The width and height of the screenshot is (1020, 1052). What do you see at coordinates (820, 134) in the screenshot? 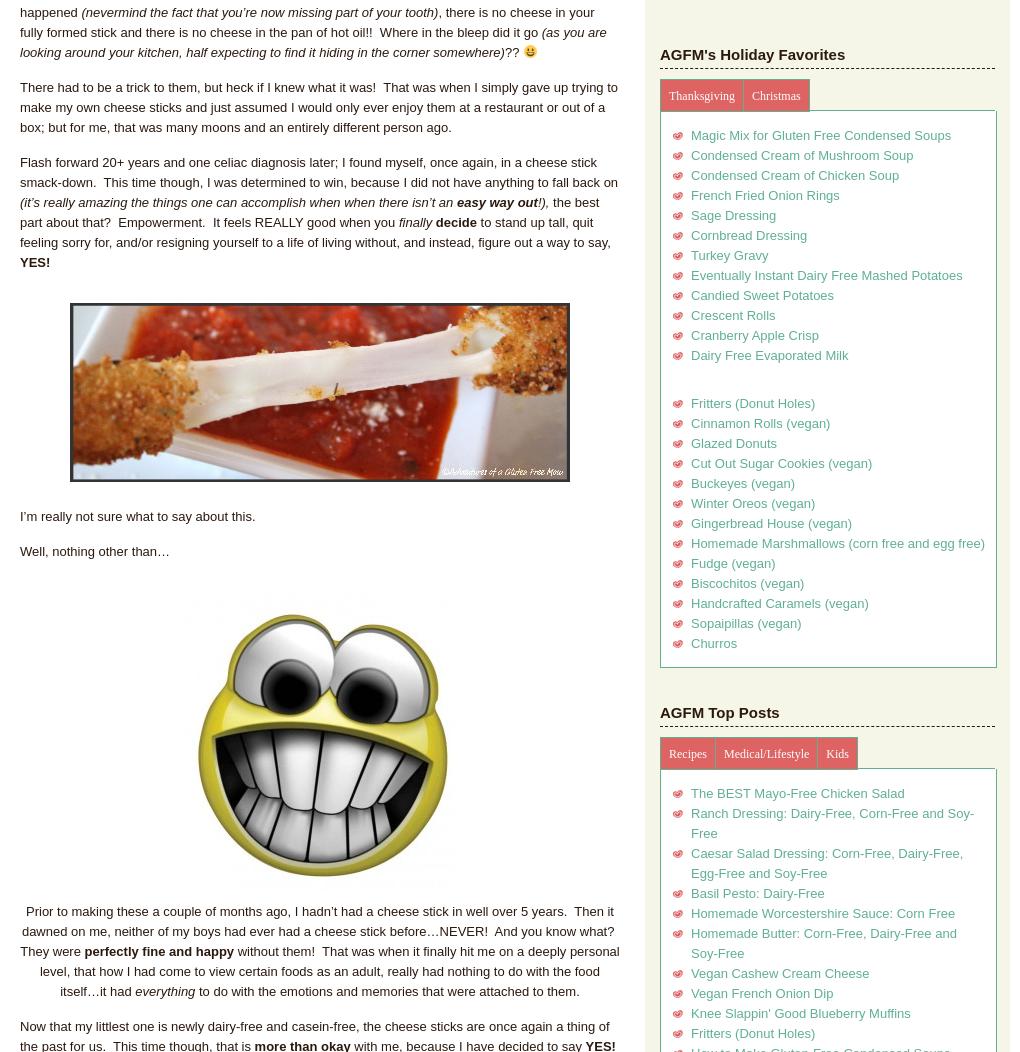
I see `'Magic Mix for Gluten Free Condensed Soups'` at bounding box center [820, 134].